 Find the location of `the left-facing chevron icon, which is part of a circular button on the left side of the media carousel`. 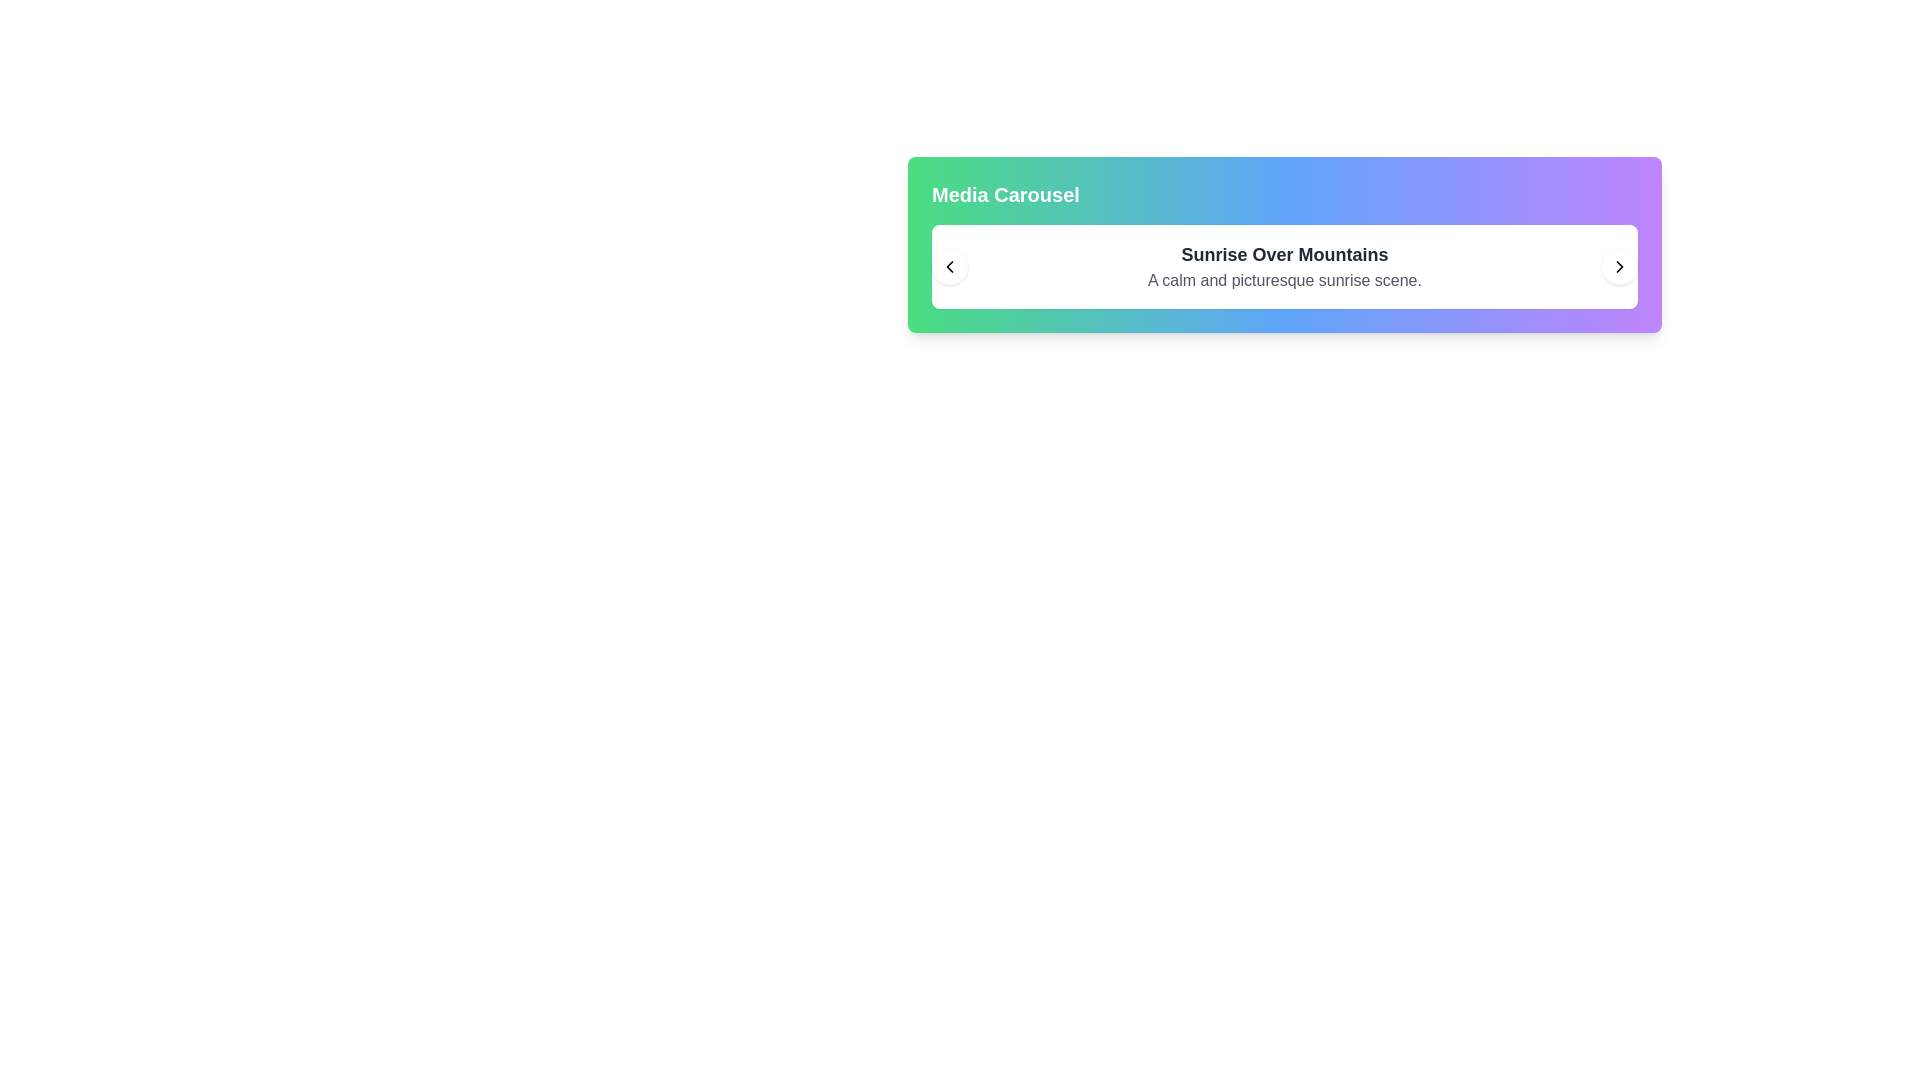

the left-facing chevron icon, which is part of a circular button on the left side of the media carousel is located at coordinates (949, 265).